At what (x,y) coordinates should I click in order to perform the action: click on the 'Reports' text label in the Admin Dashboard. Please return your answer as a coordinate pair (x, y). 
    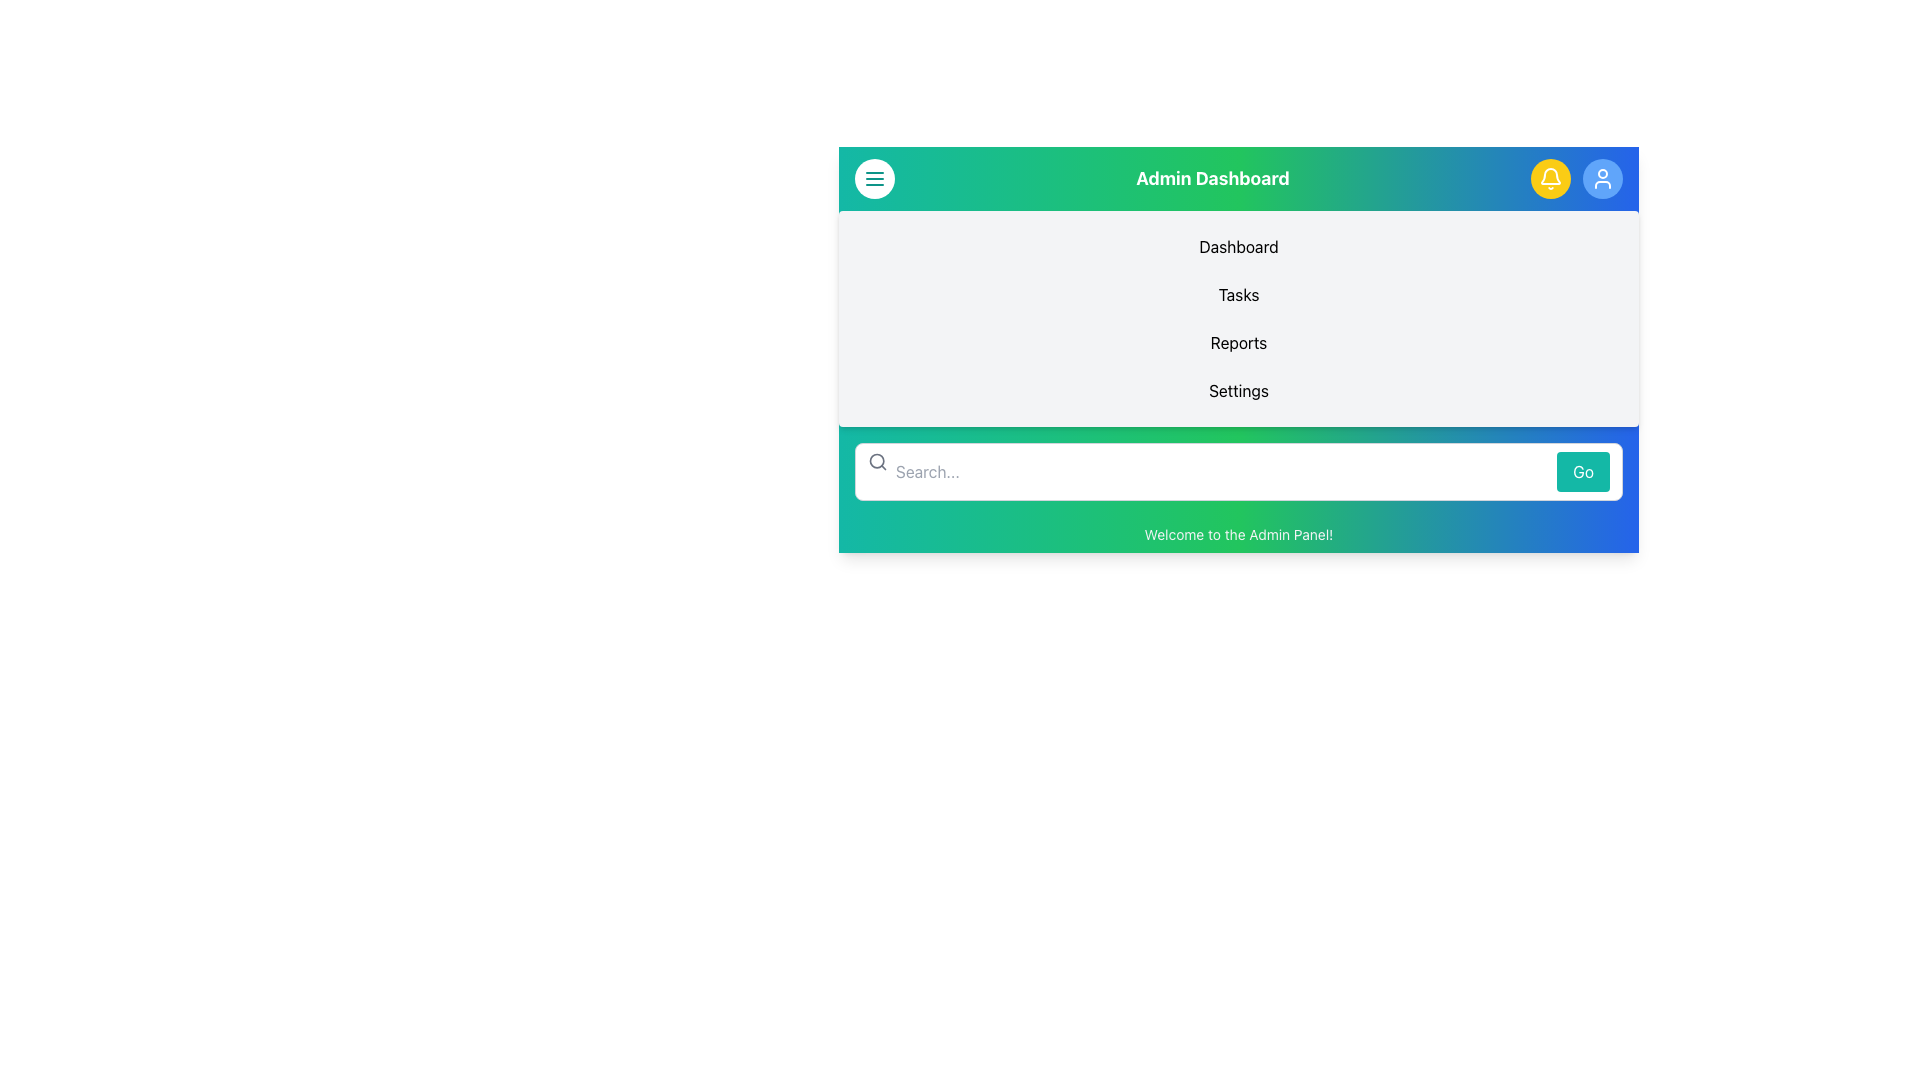
    Looking at the image, I should click on (1237, 342).